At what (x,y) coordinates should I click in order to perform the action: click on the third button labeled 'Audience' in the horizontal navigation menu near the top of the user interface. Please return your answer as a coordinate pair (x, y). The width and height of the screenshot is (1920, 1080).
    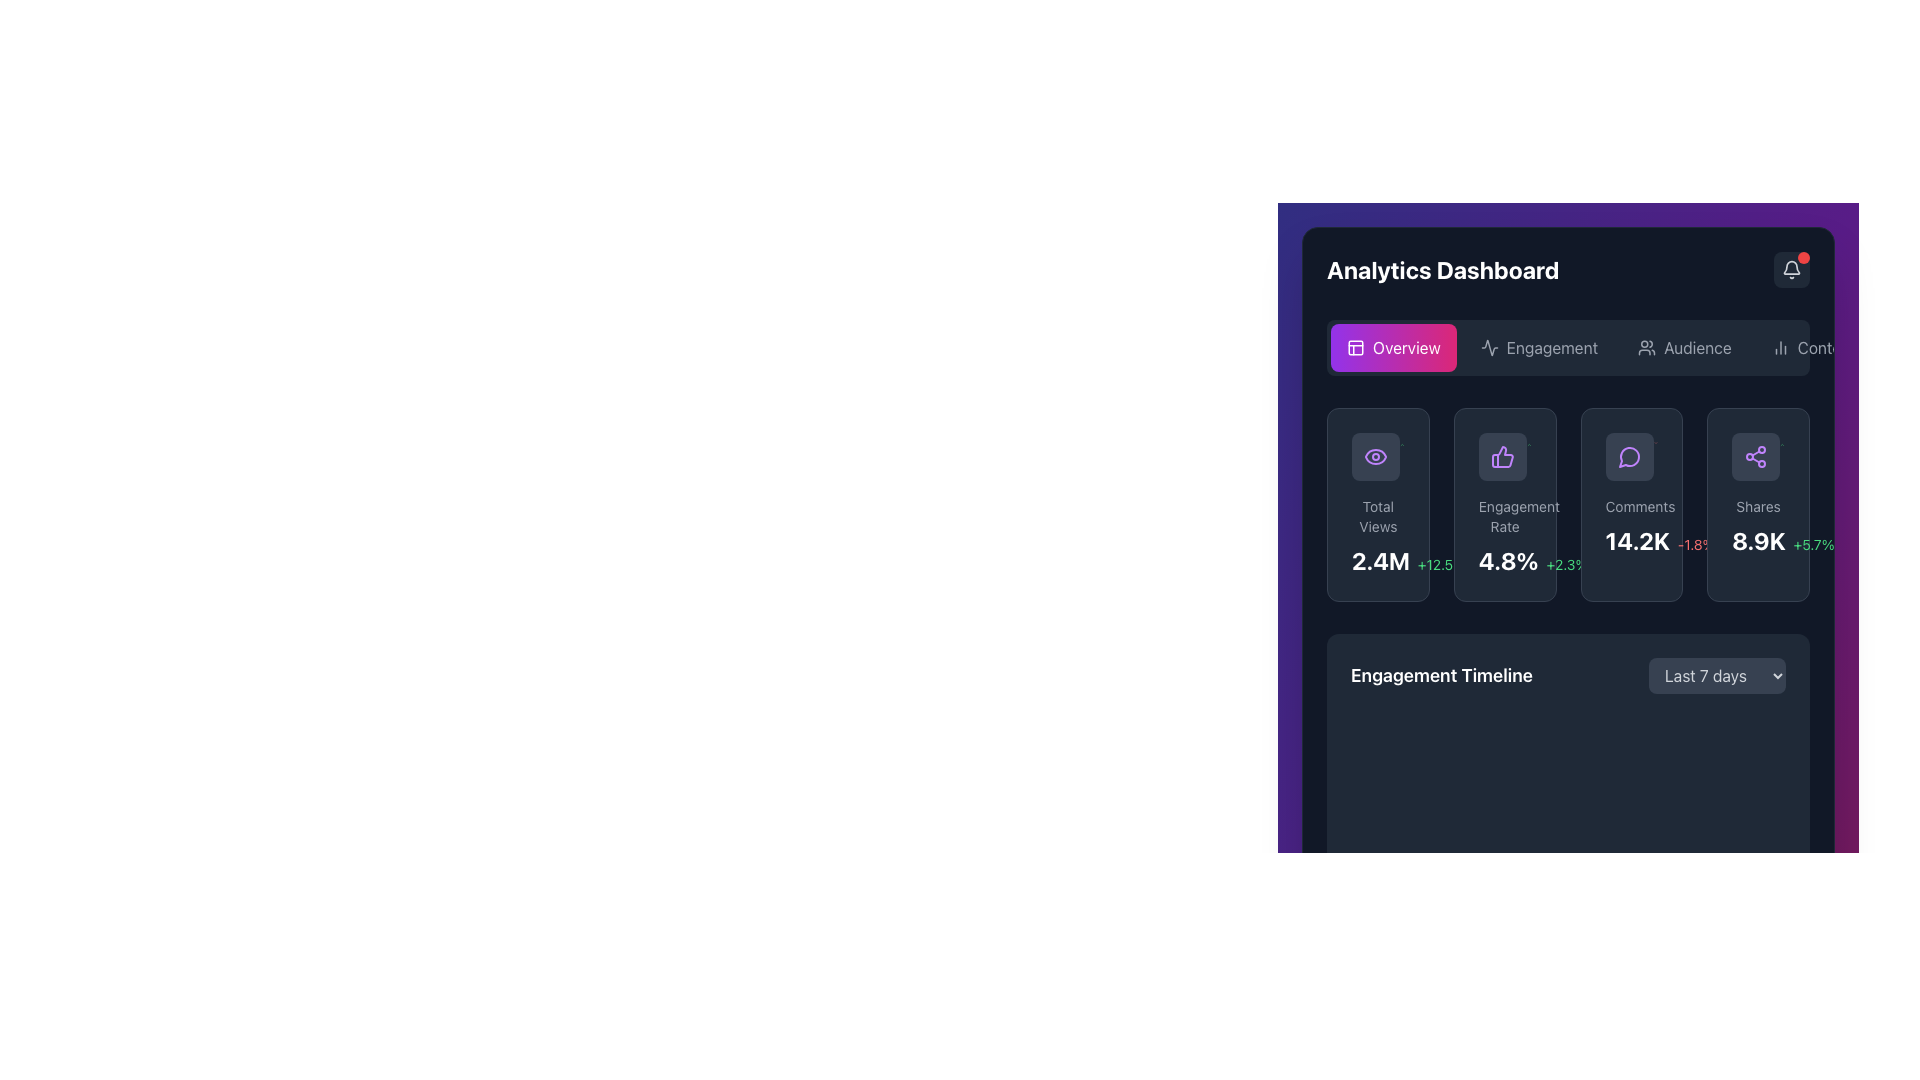
    Looking at the image, I should click on (1683, 346).